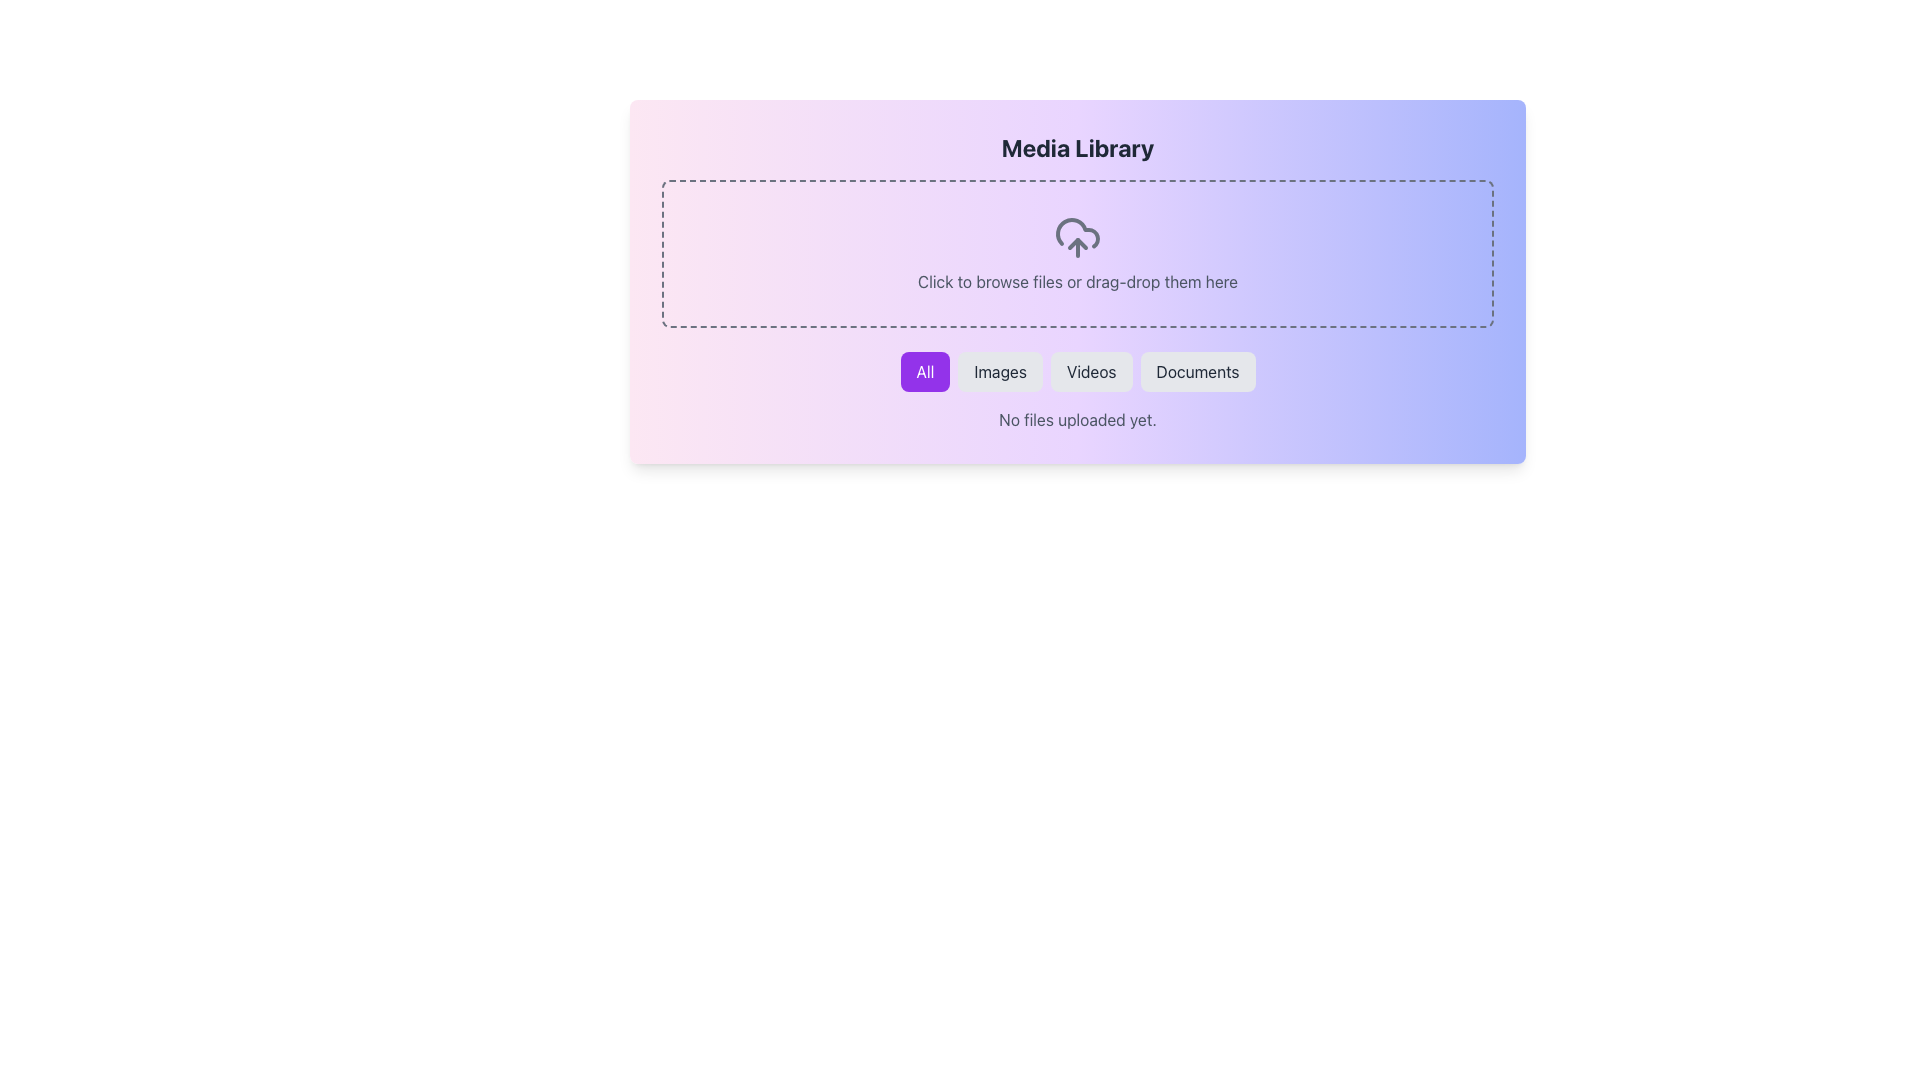  I want to click on instructions for uploading files by interacting with the text label that says 'Click to browse files or drag-drop them here', which is located below the upload icon, so click(1077, 281).